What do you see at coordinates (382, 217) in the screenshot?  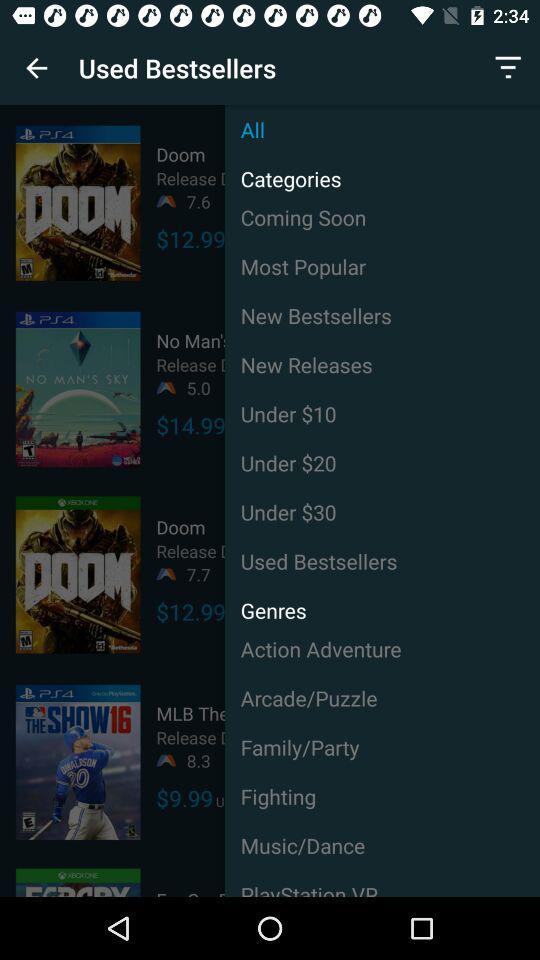 I see `the icon to the right of $12.99` at bounding box center [382, 217].